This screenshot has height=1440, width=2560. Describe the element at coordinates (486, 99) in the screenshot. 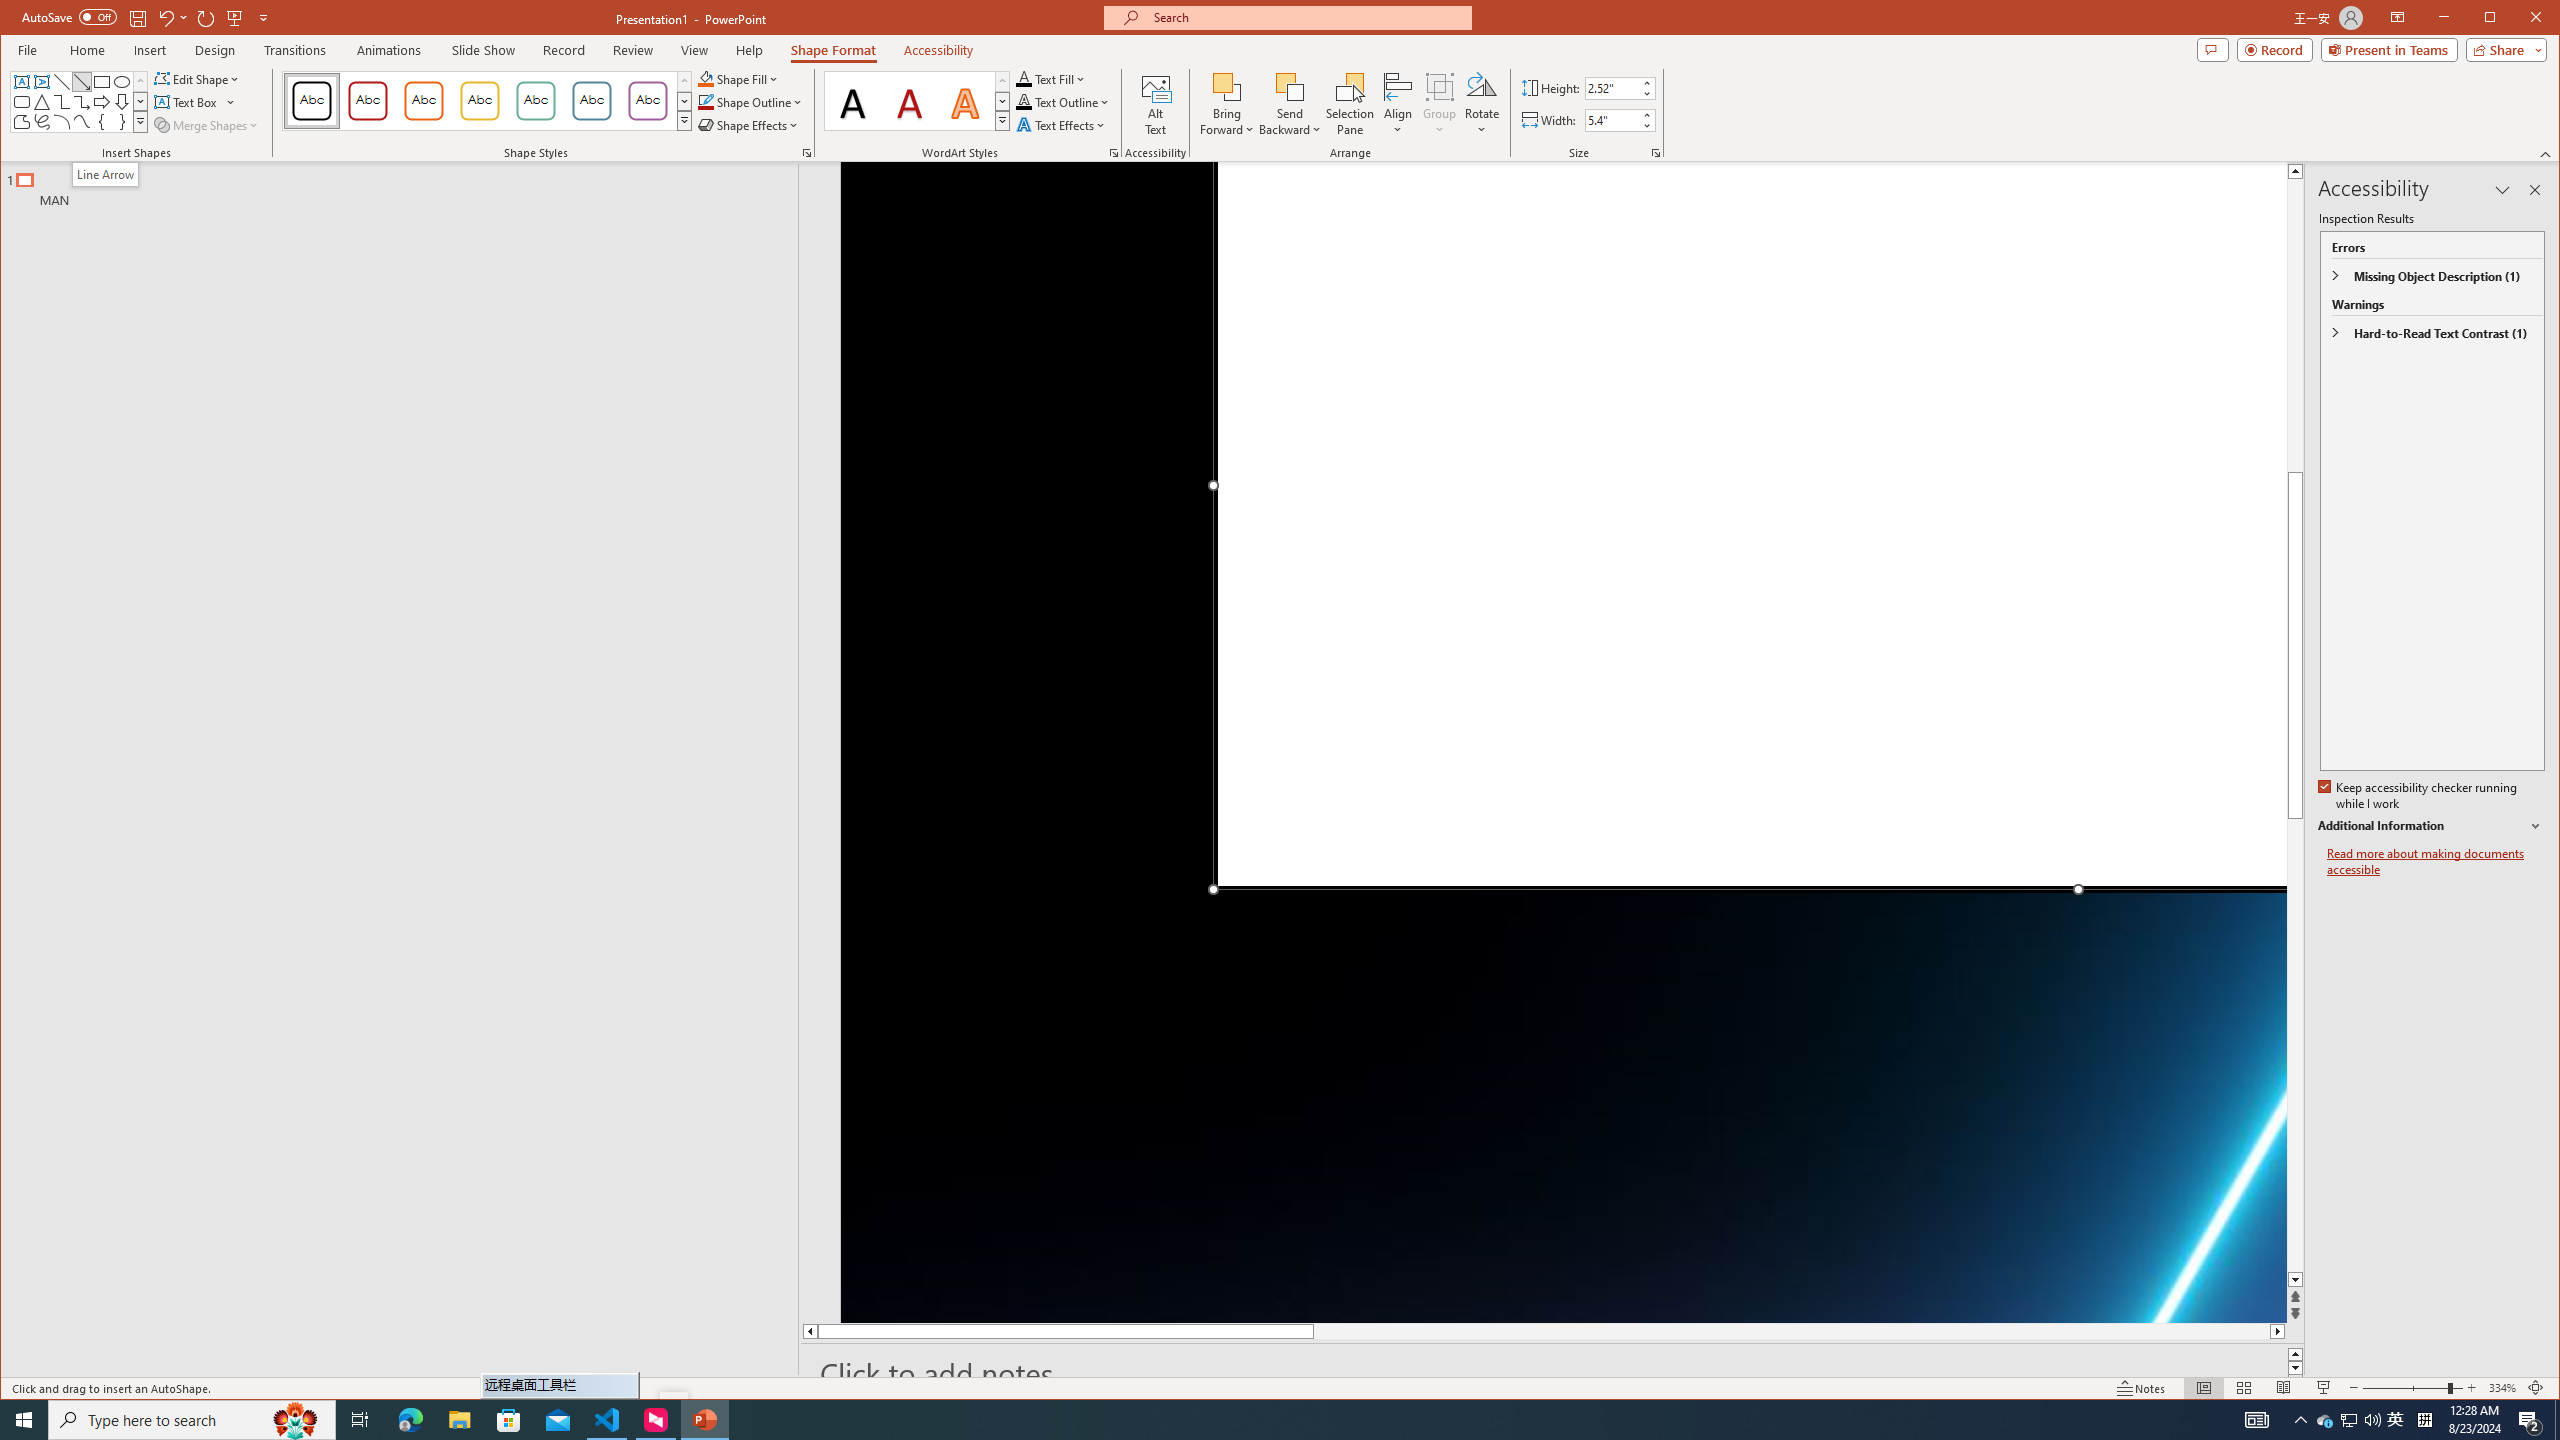

I see `'AutomationID: ShapeStylesGallery'` at that location.